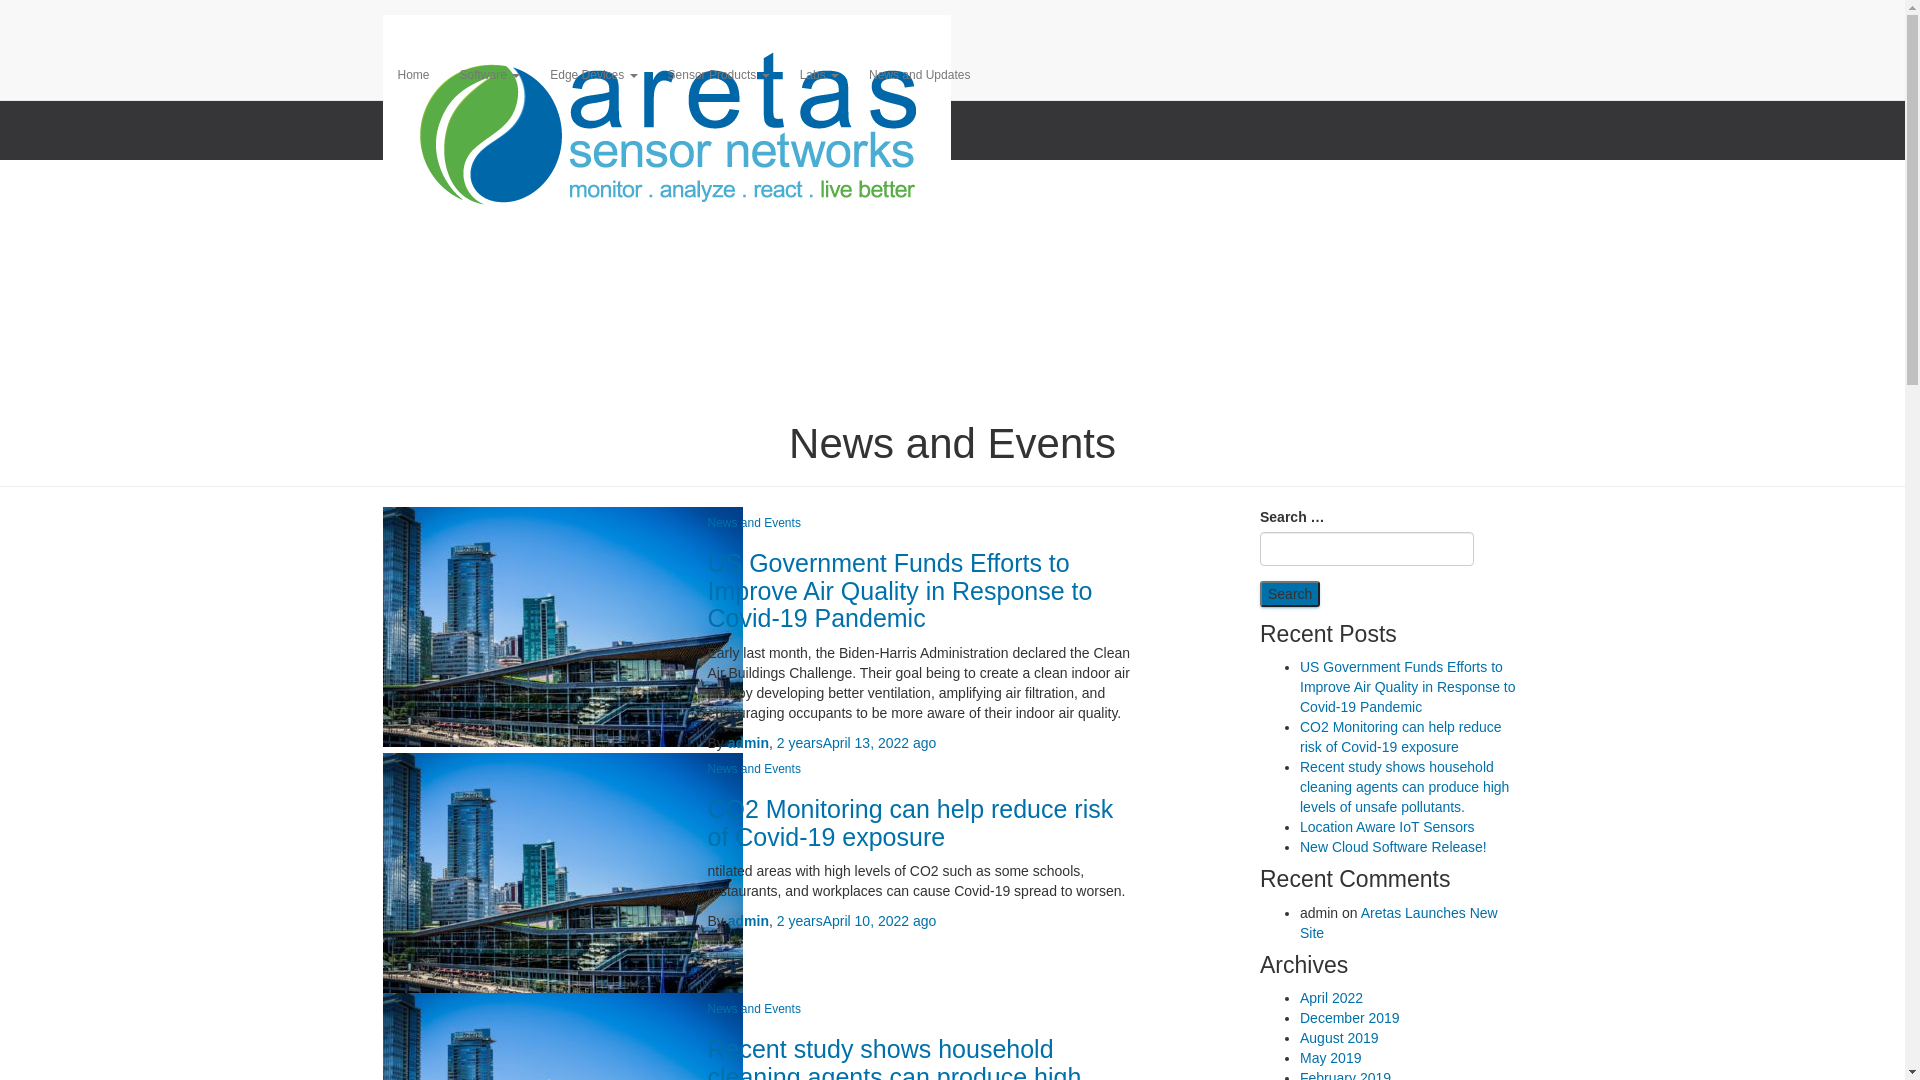 Image resolution: width=1920 pixels, height=1080 pixels. Describe the element at coordinates (857, 921) in the screenshot. I see `'2 yearsApril 10, 2022 ago'` at that location.